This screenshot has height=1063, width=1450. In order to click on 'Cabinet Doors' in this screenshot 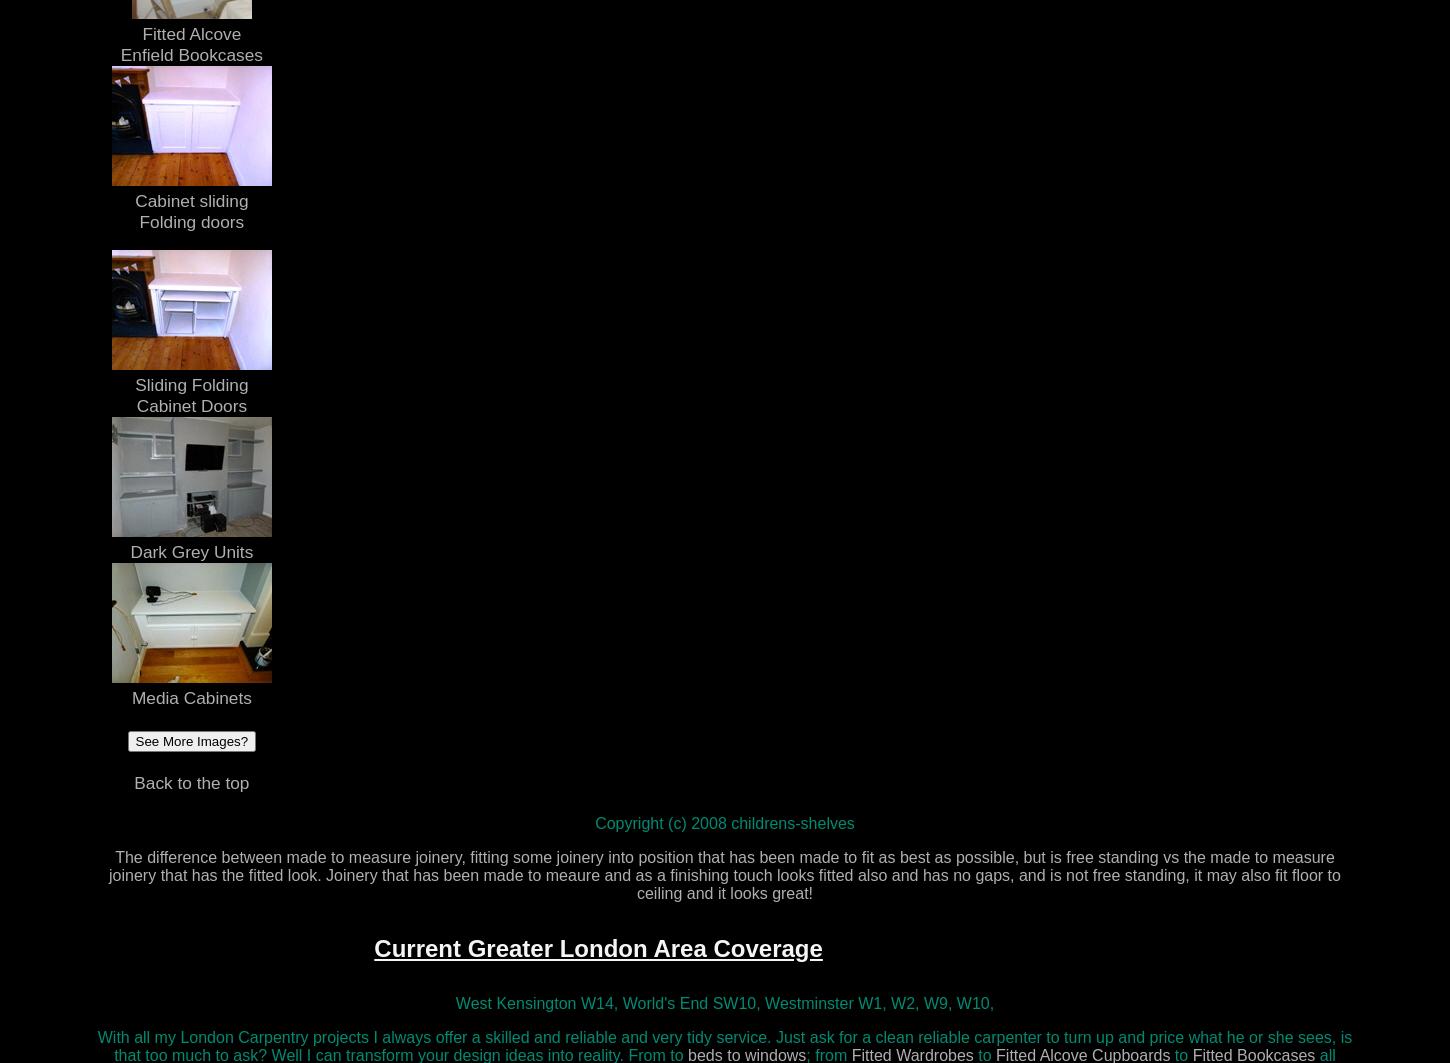, I will do `click(190, 405)`.